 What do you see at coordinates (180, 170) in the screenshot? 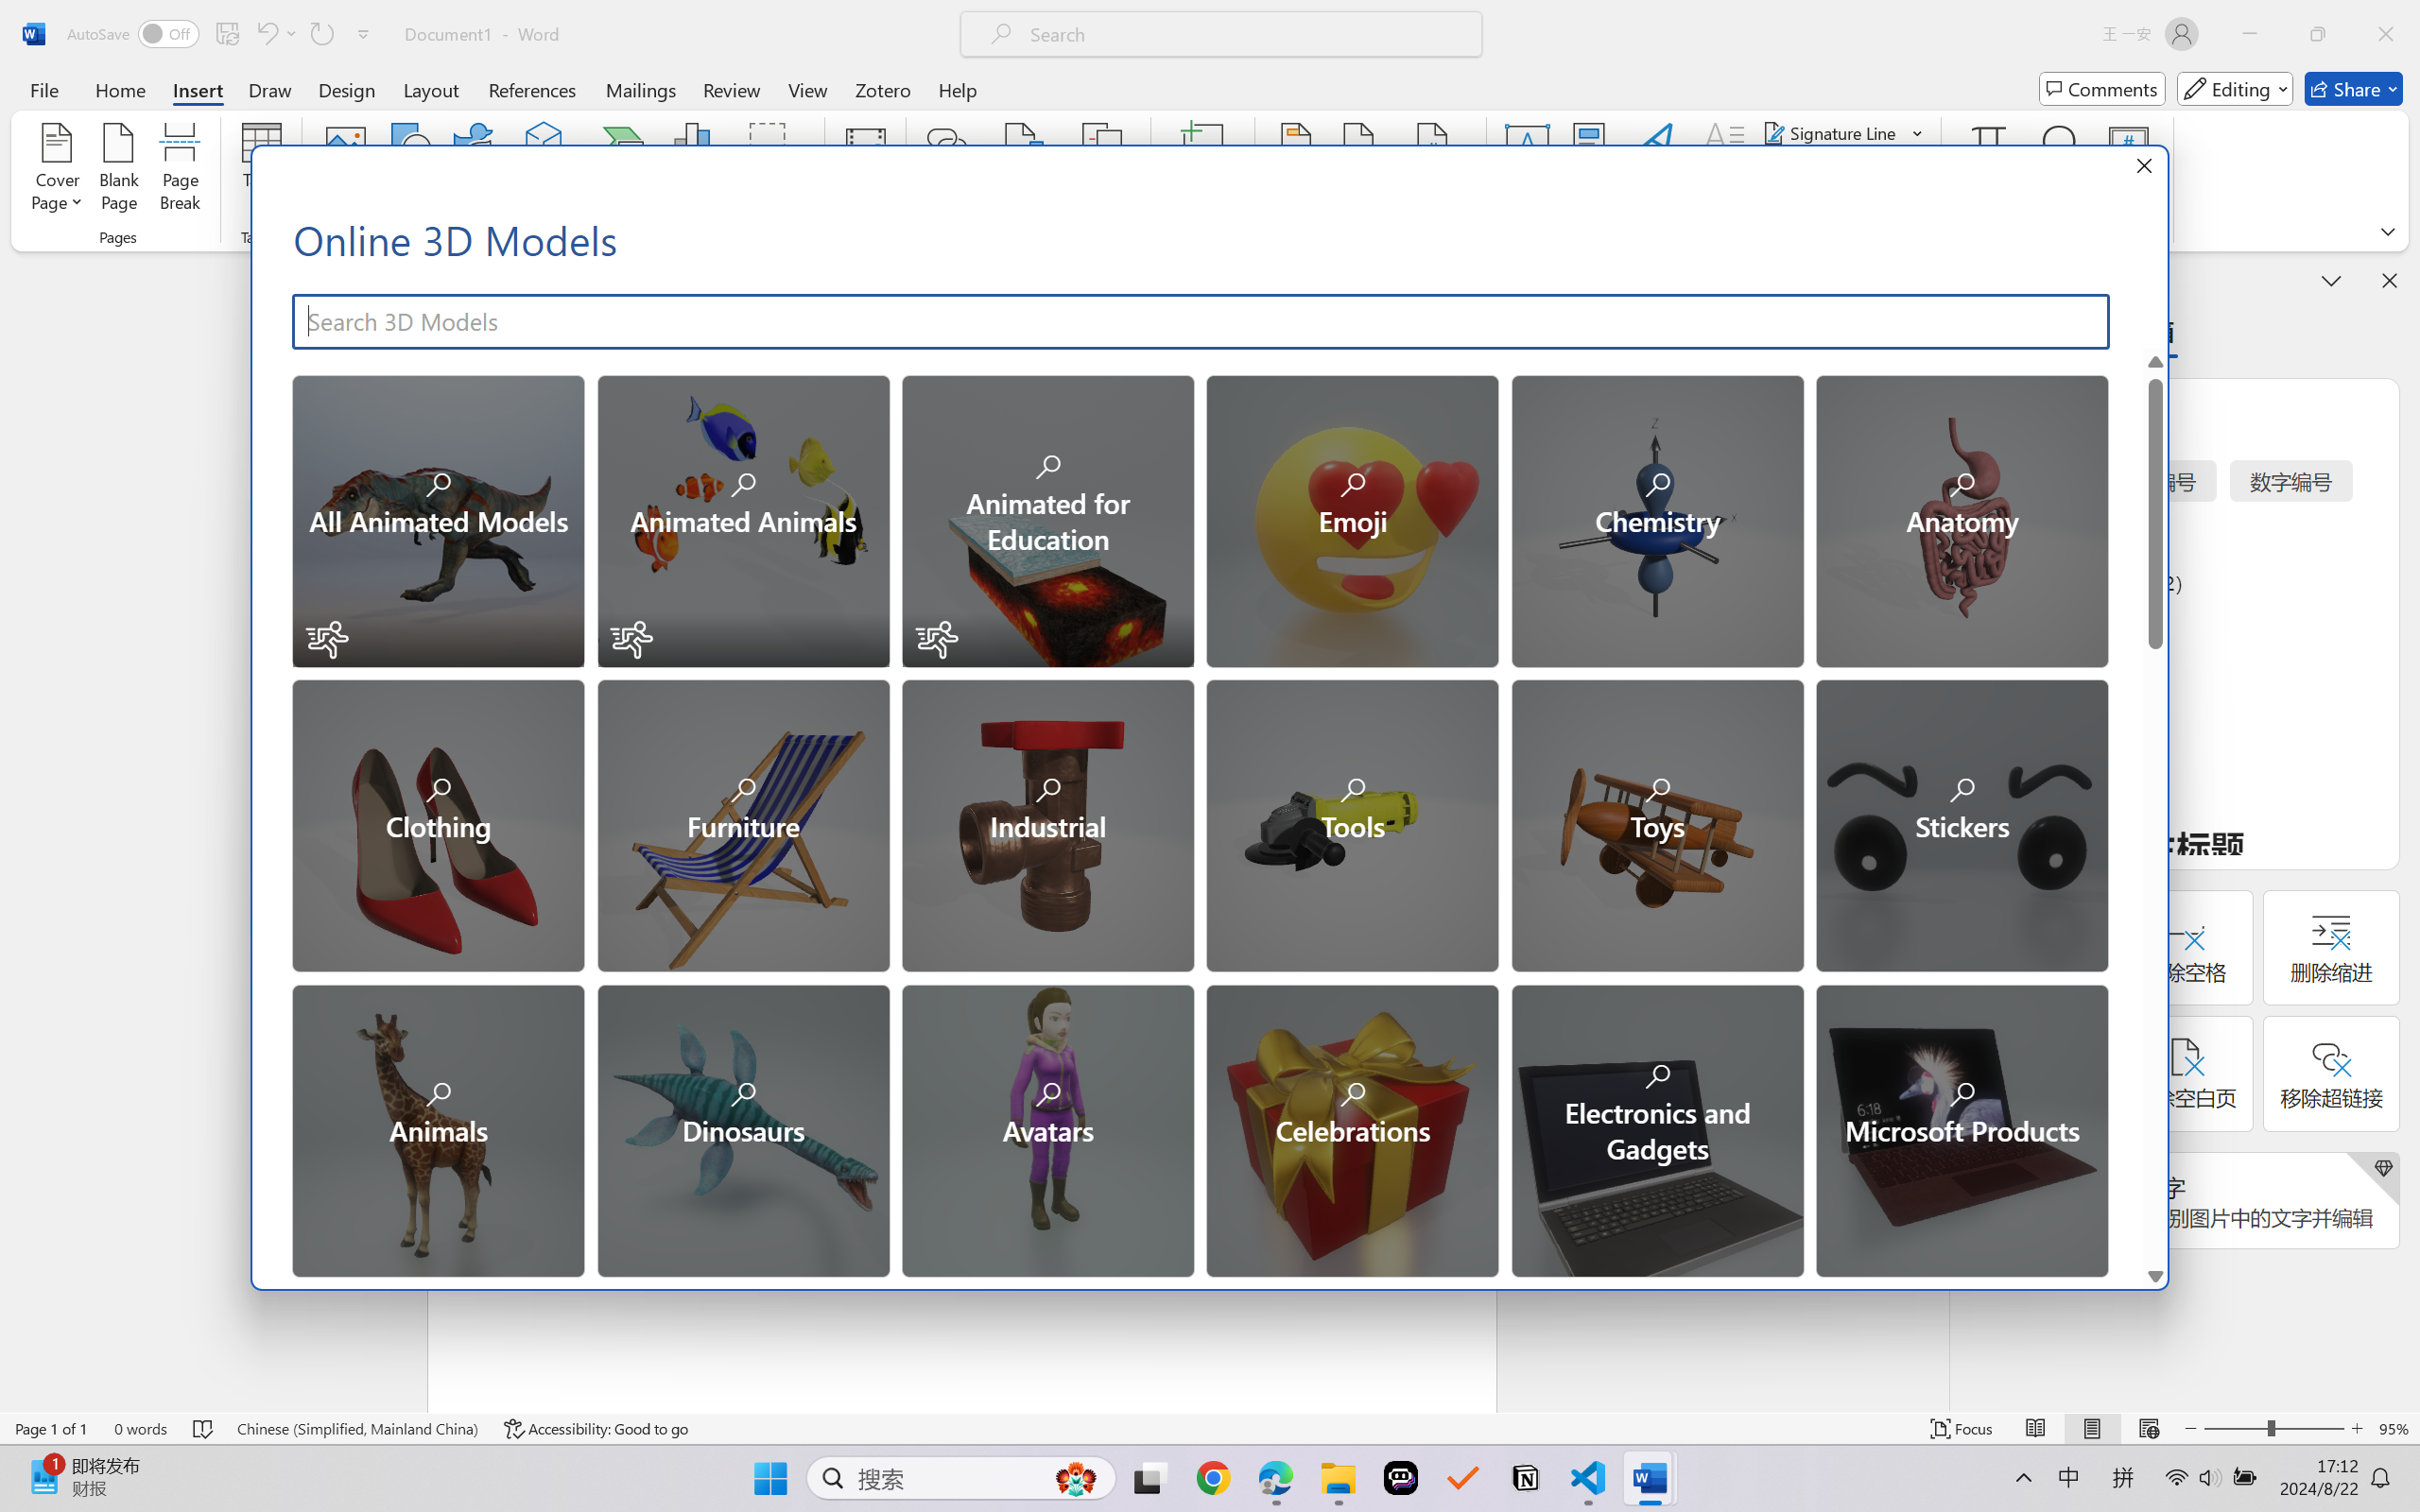
I see `'Page Break'` at bounding box center [180, 170].